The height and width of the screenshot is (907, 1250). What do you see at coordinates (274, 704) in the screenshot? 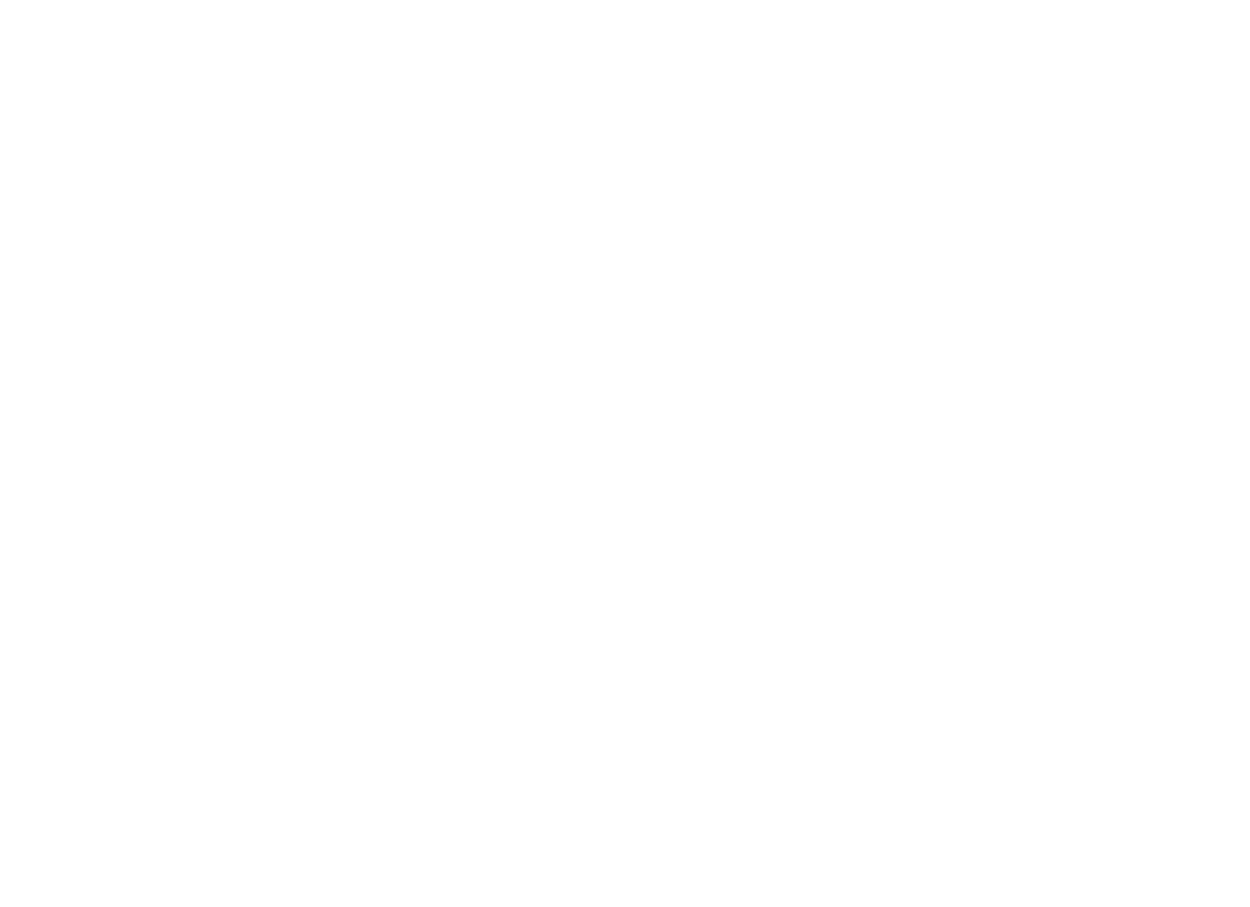
I see `'Advertise'` at bounding box center [274, 704].